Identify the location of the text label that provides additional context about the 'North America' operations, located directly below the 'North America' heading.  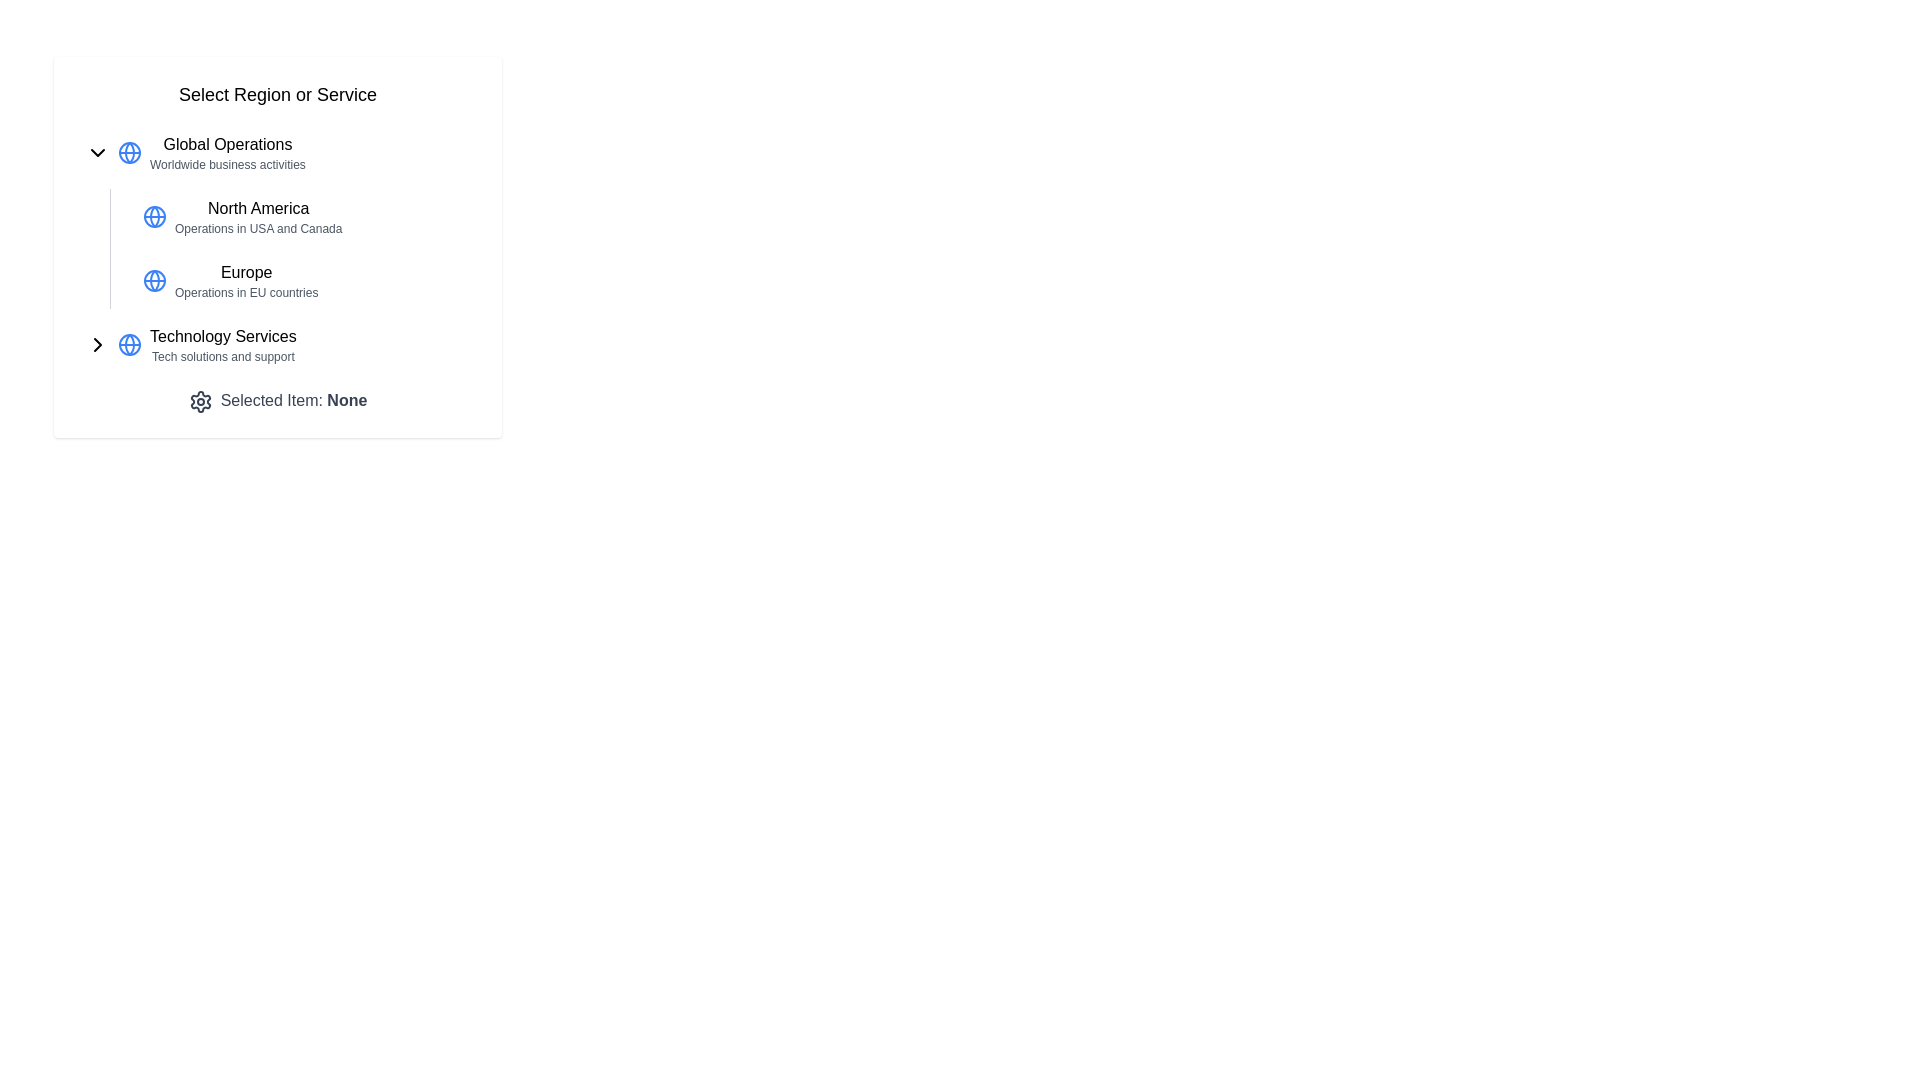
(257, 227).